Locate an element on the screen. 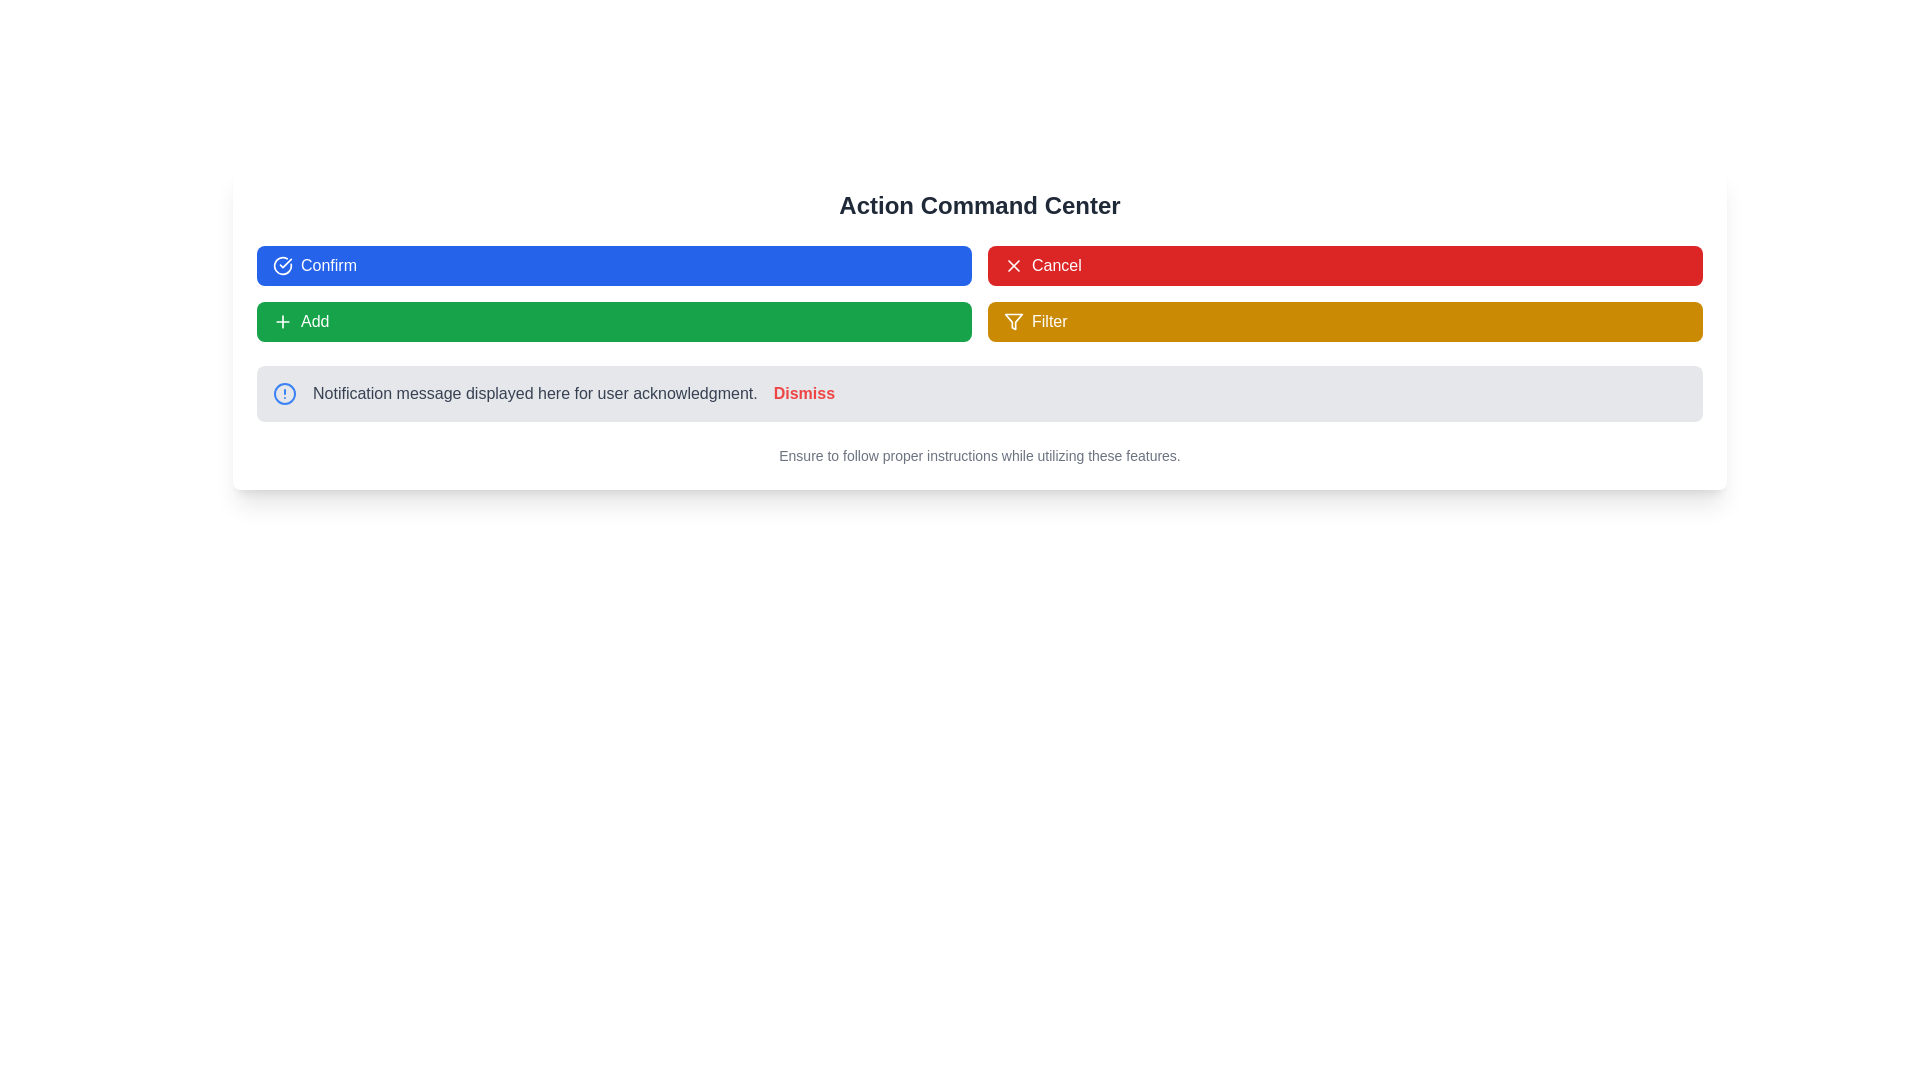  circle graphic element, which has a blue outline and is located centrally within the SVG alert icon, positioned to the left of the notification bar is located at coordinates (283, 393).